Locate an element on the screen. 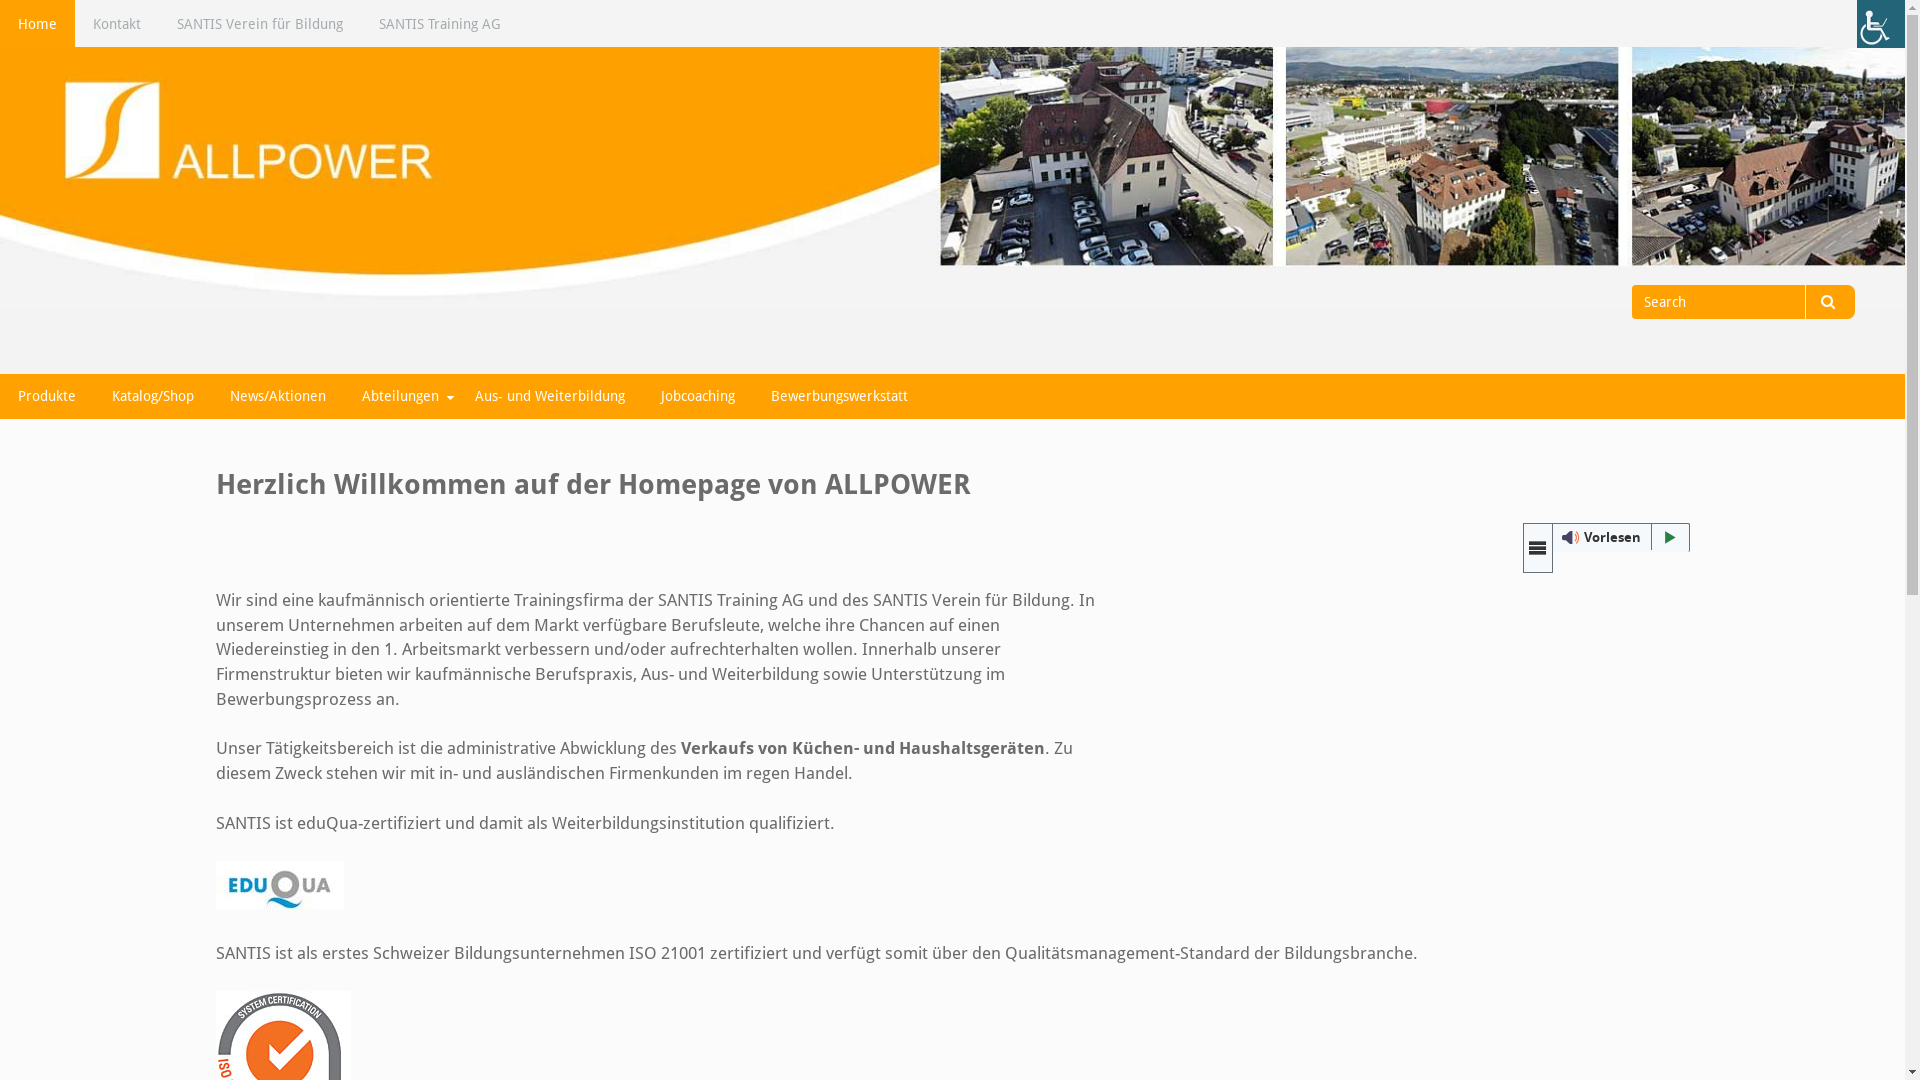 This screenshot has height=1080, width=1920. 'Accessibility Helper sidebar' is located at coordinates (1880, 23).